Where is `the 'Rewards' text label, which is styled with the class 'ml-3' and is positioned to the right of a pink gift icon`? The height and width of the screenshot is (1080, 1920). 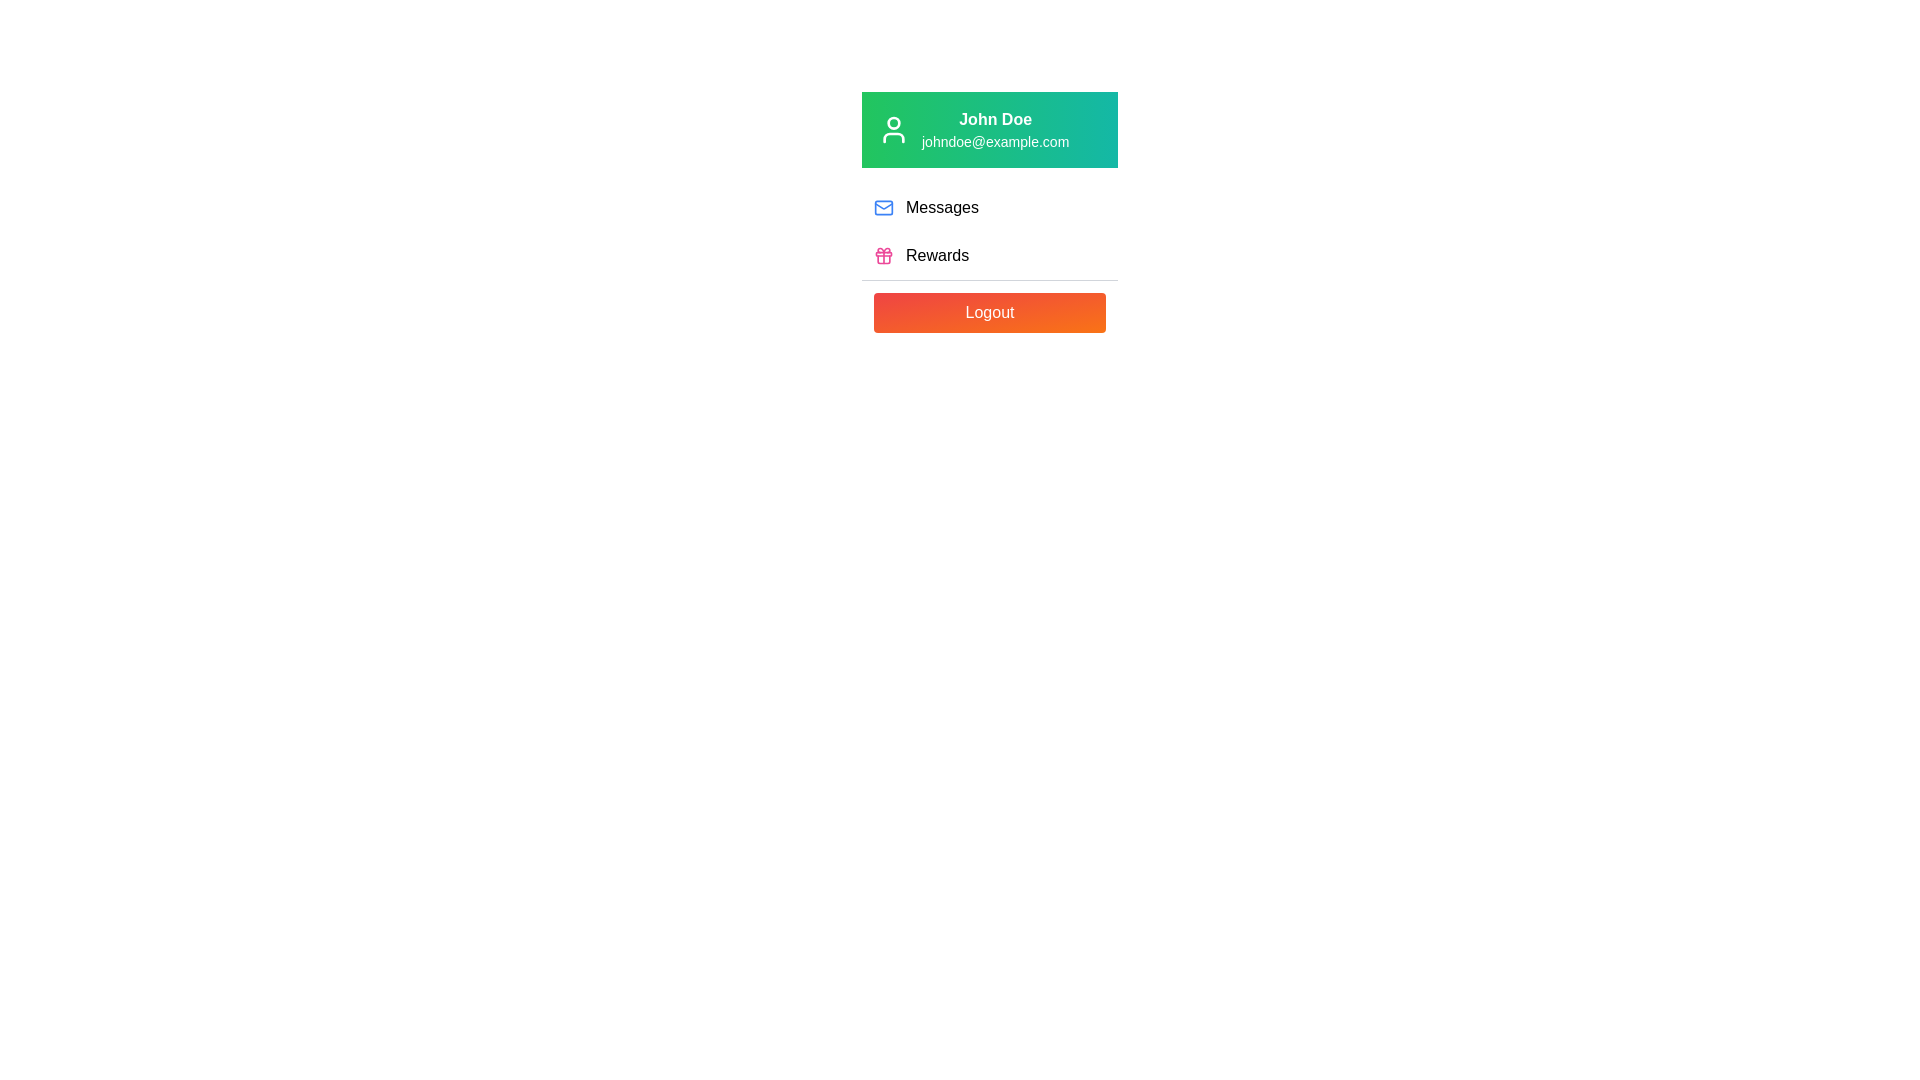 the 'Rewards' text label, which is styled with the class 'ml-3' and is positioned to the right of a pink gift icon is located at coordinates (936, 254).